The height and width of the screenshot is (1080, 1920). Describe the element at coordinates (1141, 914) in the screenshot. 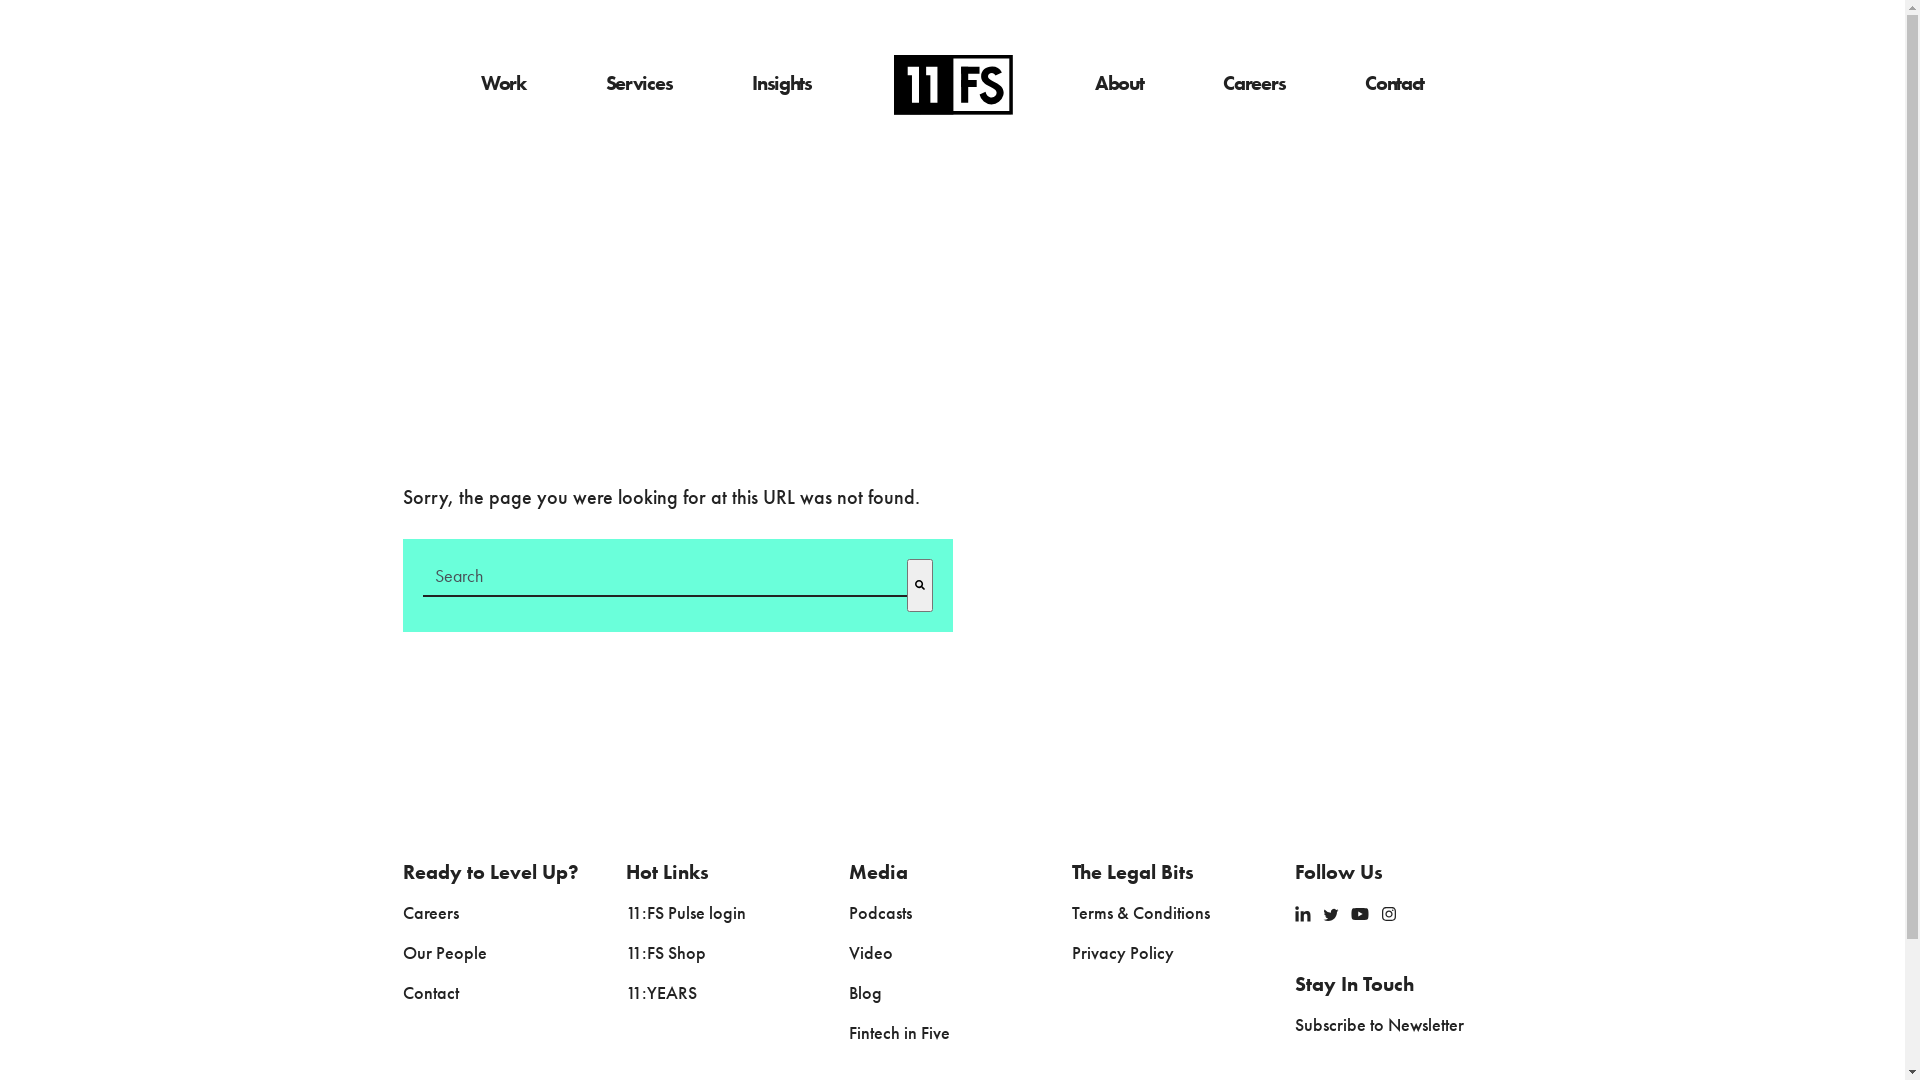

I see `'Terms & Conditions'` at that location.